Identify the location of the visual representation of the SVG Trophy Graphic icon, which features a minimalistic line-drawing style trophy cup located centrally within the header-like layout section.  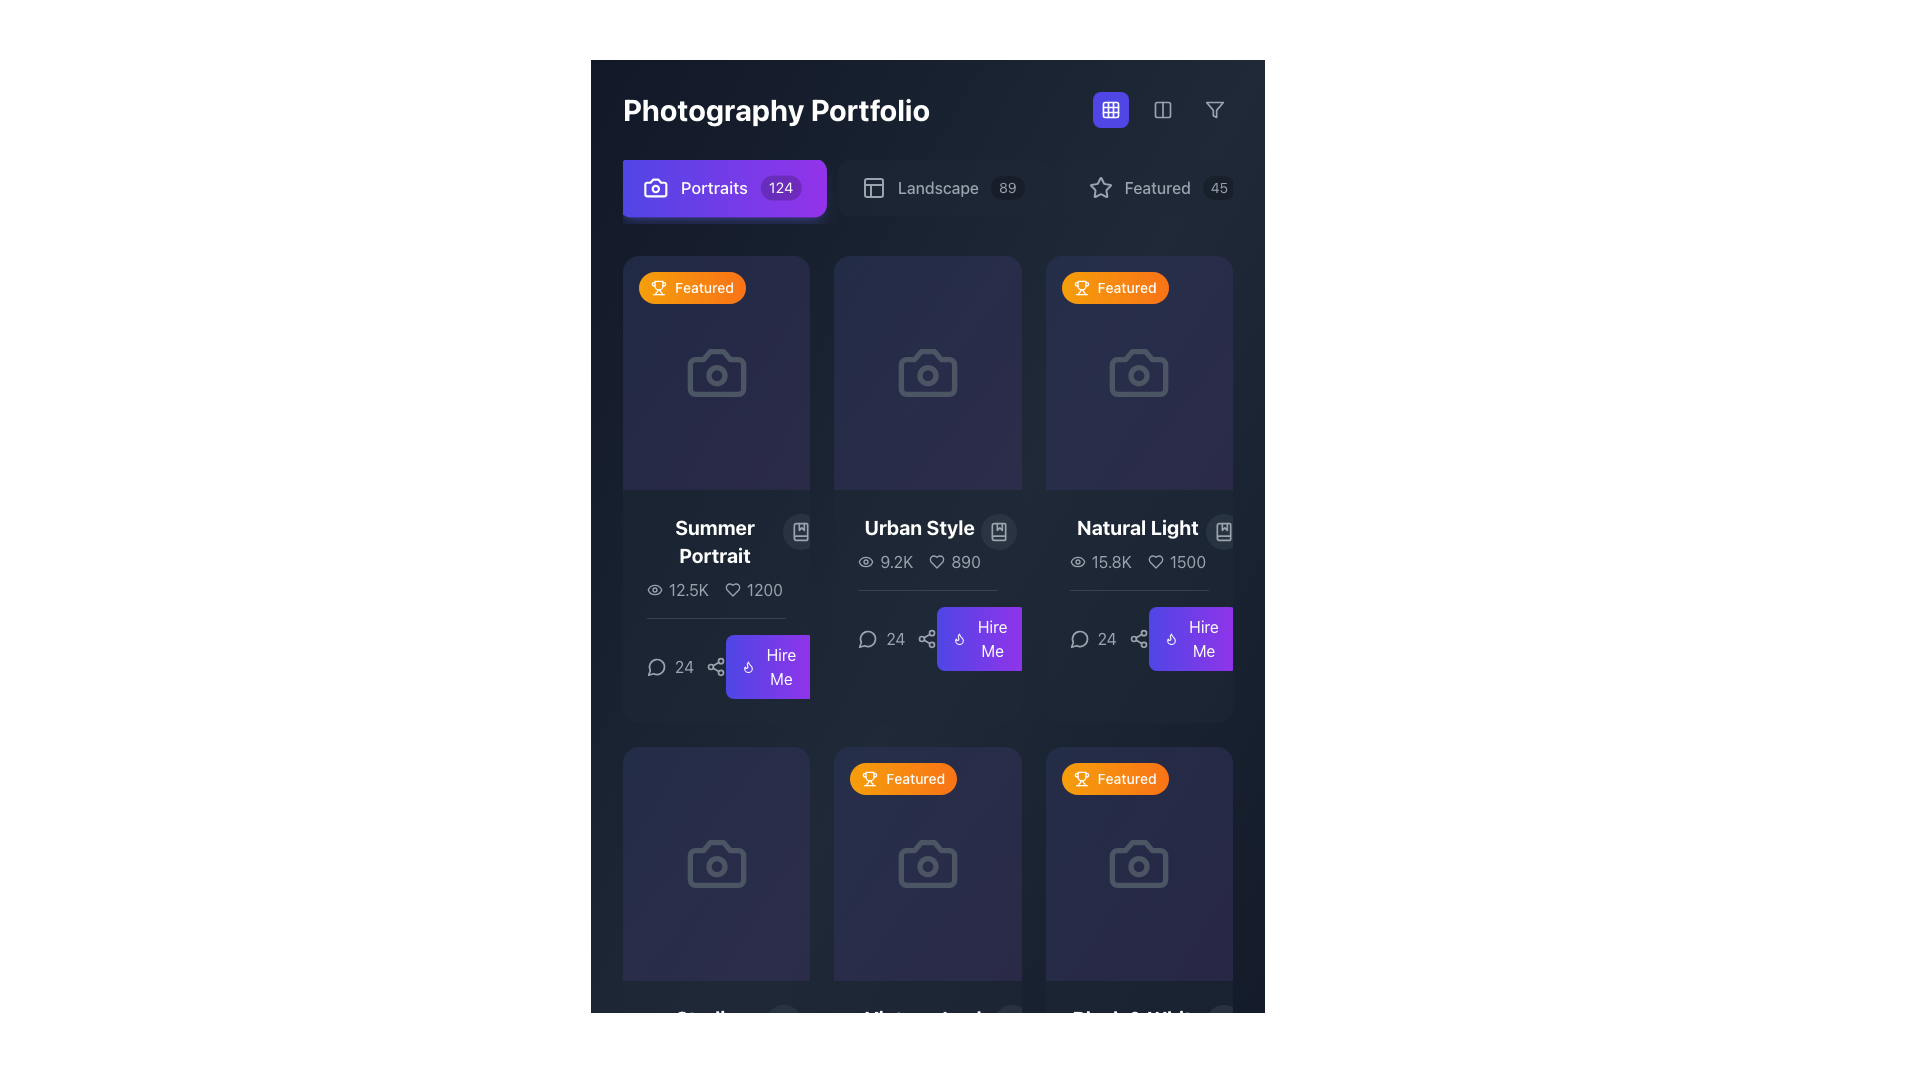
(1080, 775).